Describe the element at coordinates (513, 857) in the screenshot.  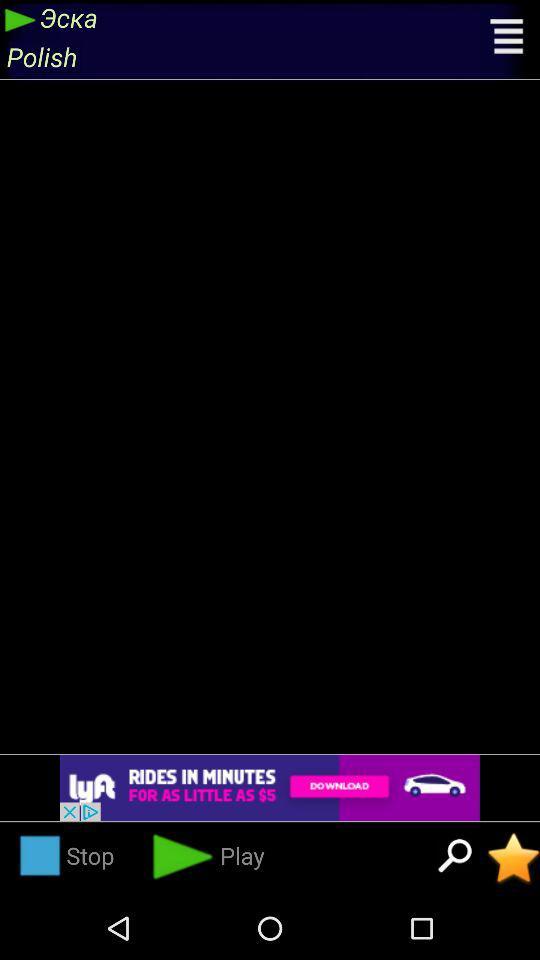
I see `turn on and off app` at that location.